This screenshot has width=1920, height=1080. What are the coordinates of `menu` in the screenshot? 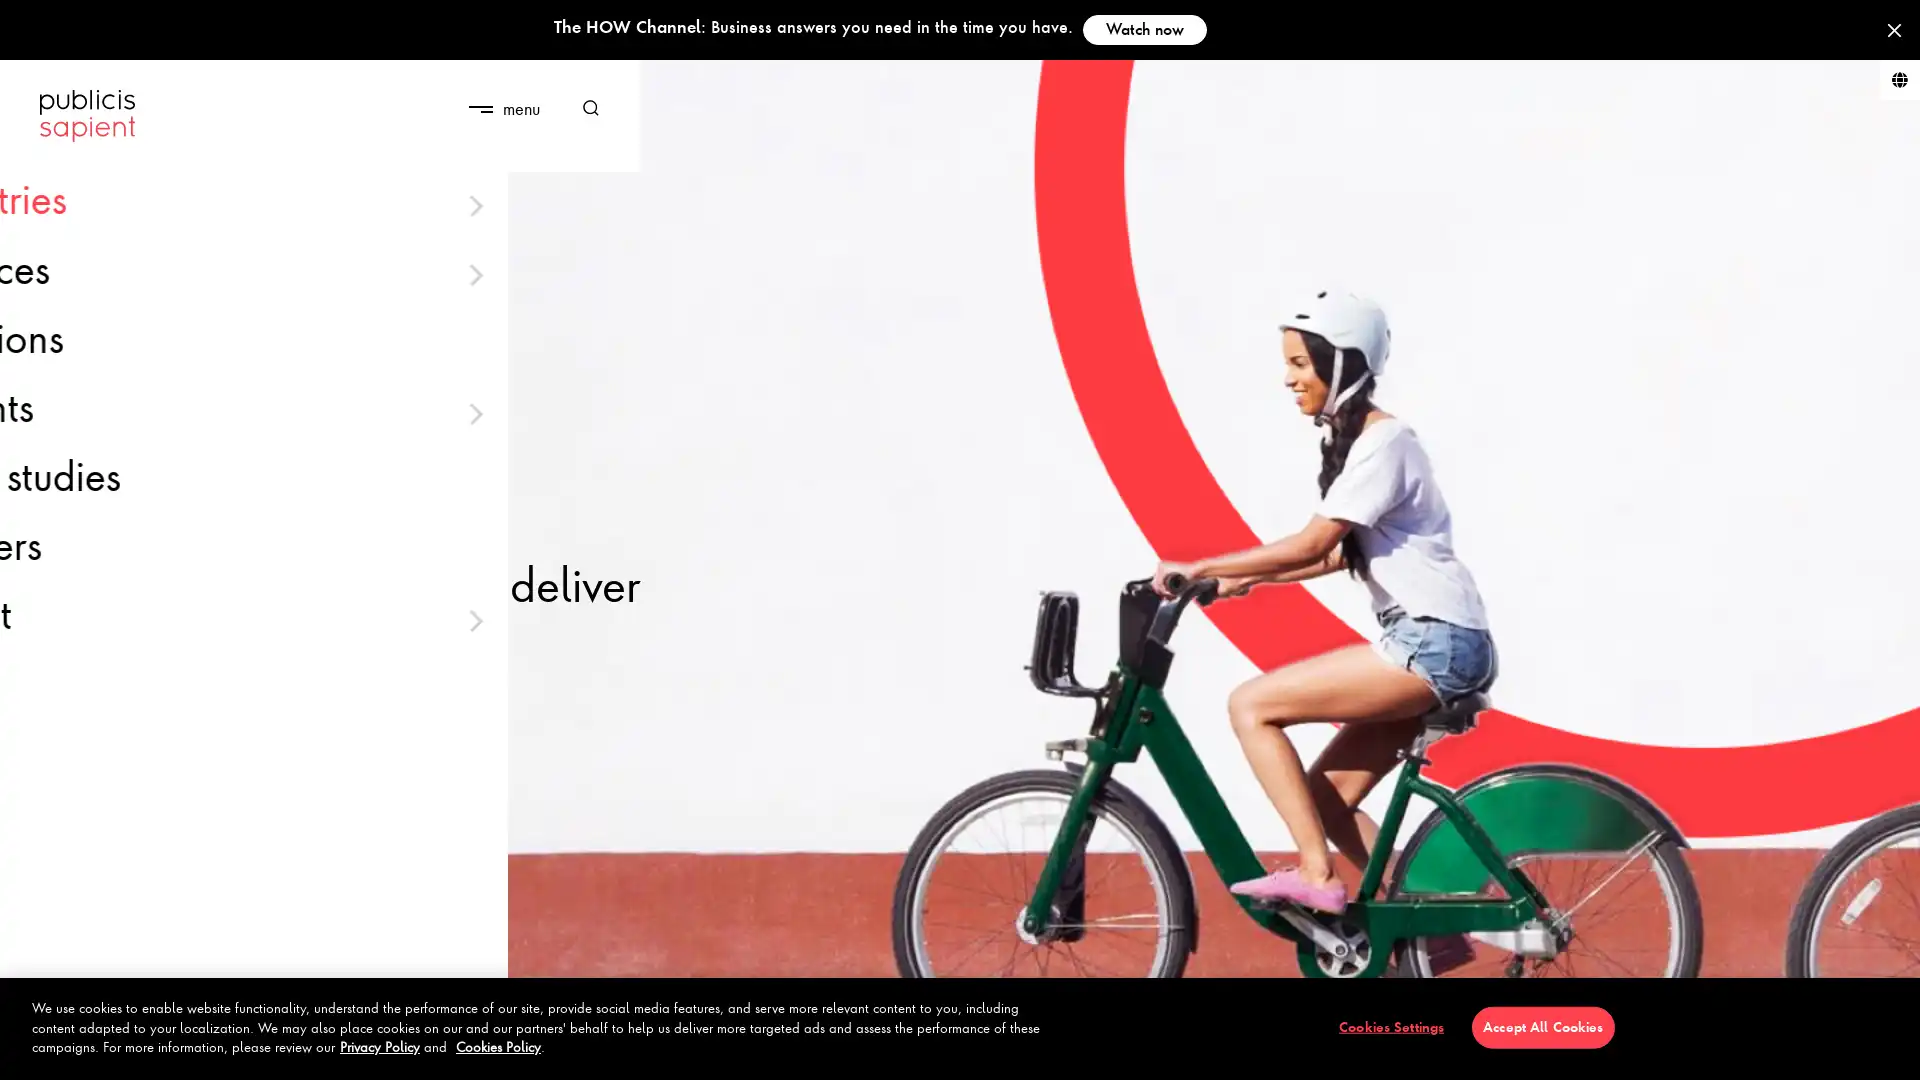 It's located at (503, 108).